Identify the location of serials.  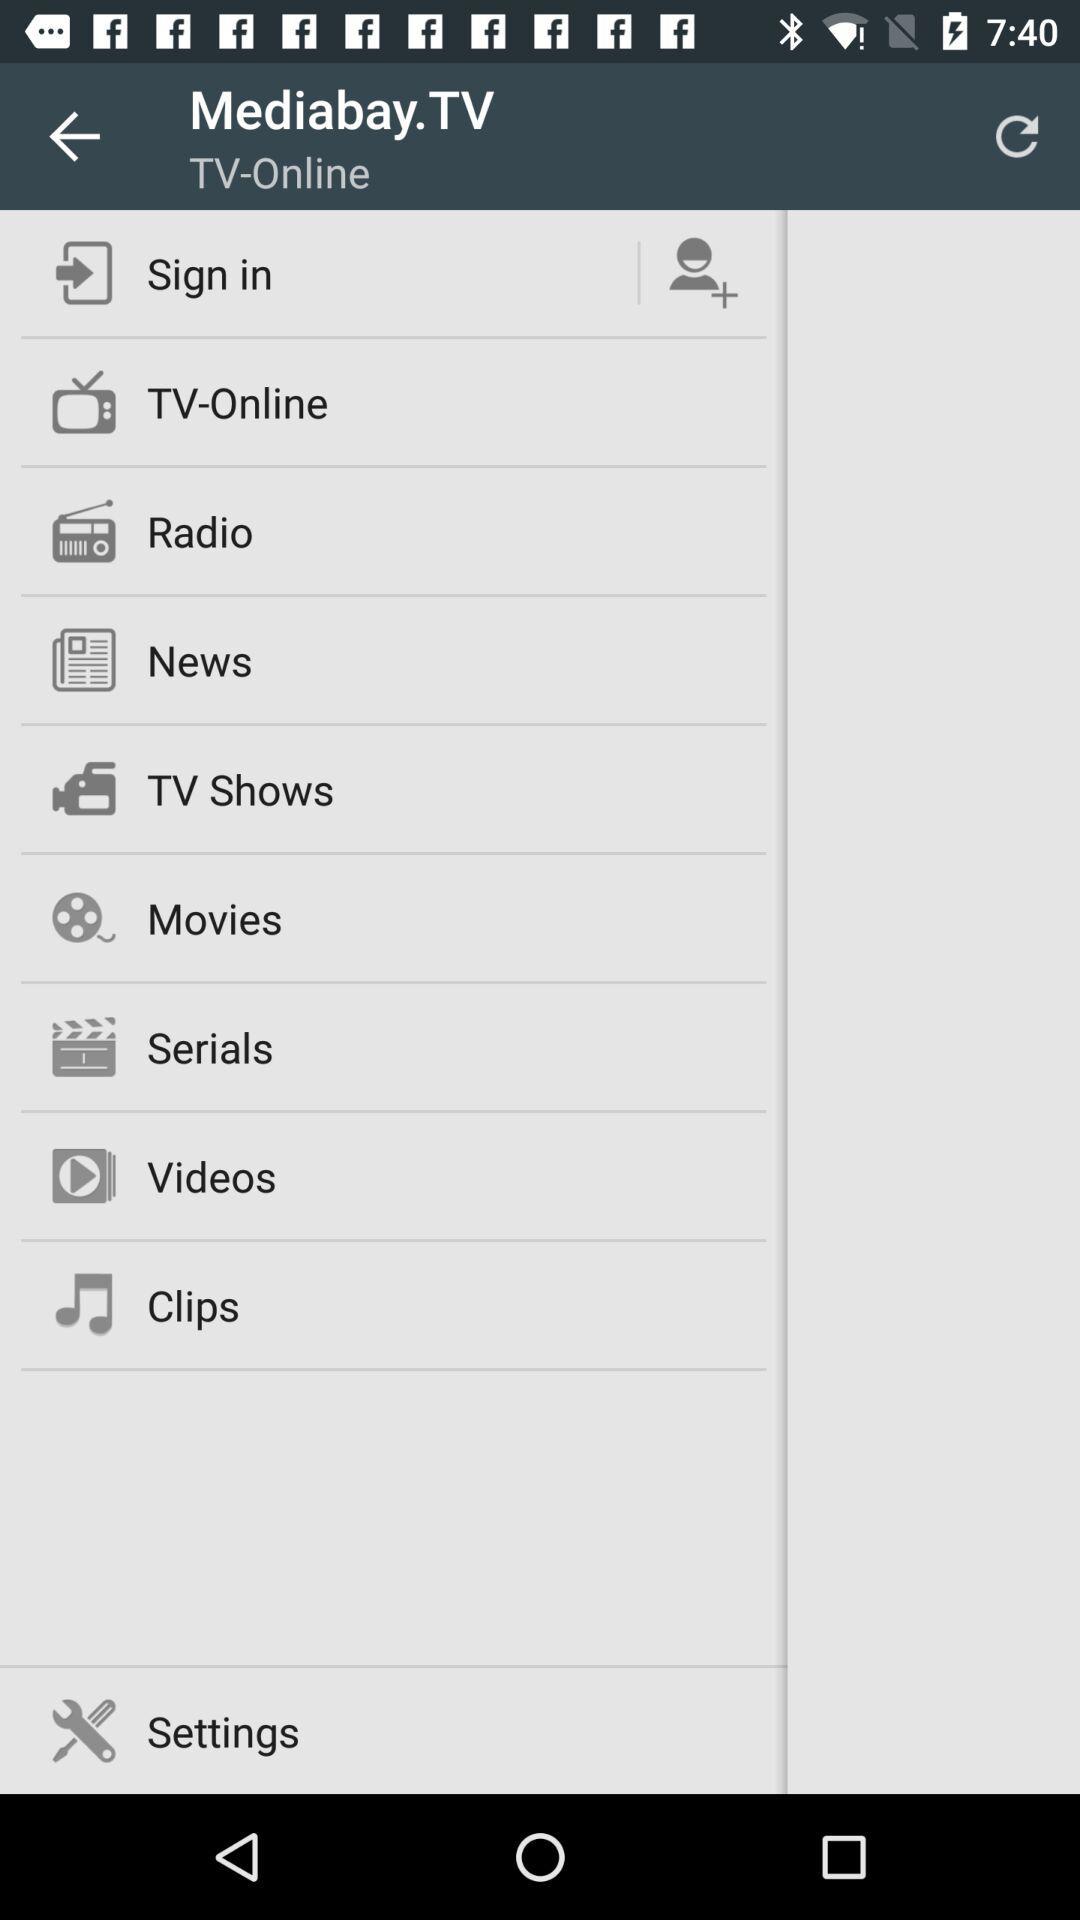
(210, 1045).